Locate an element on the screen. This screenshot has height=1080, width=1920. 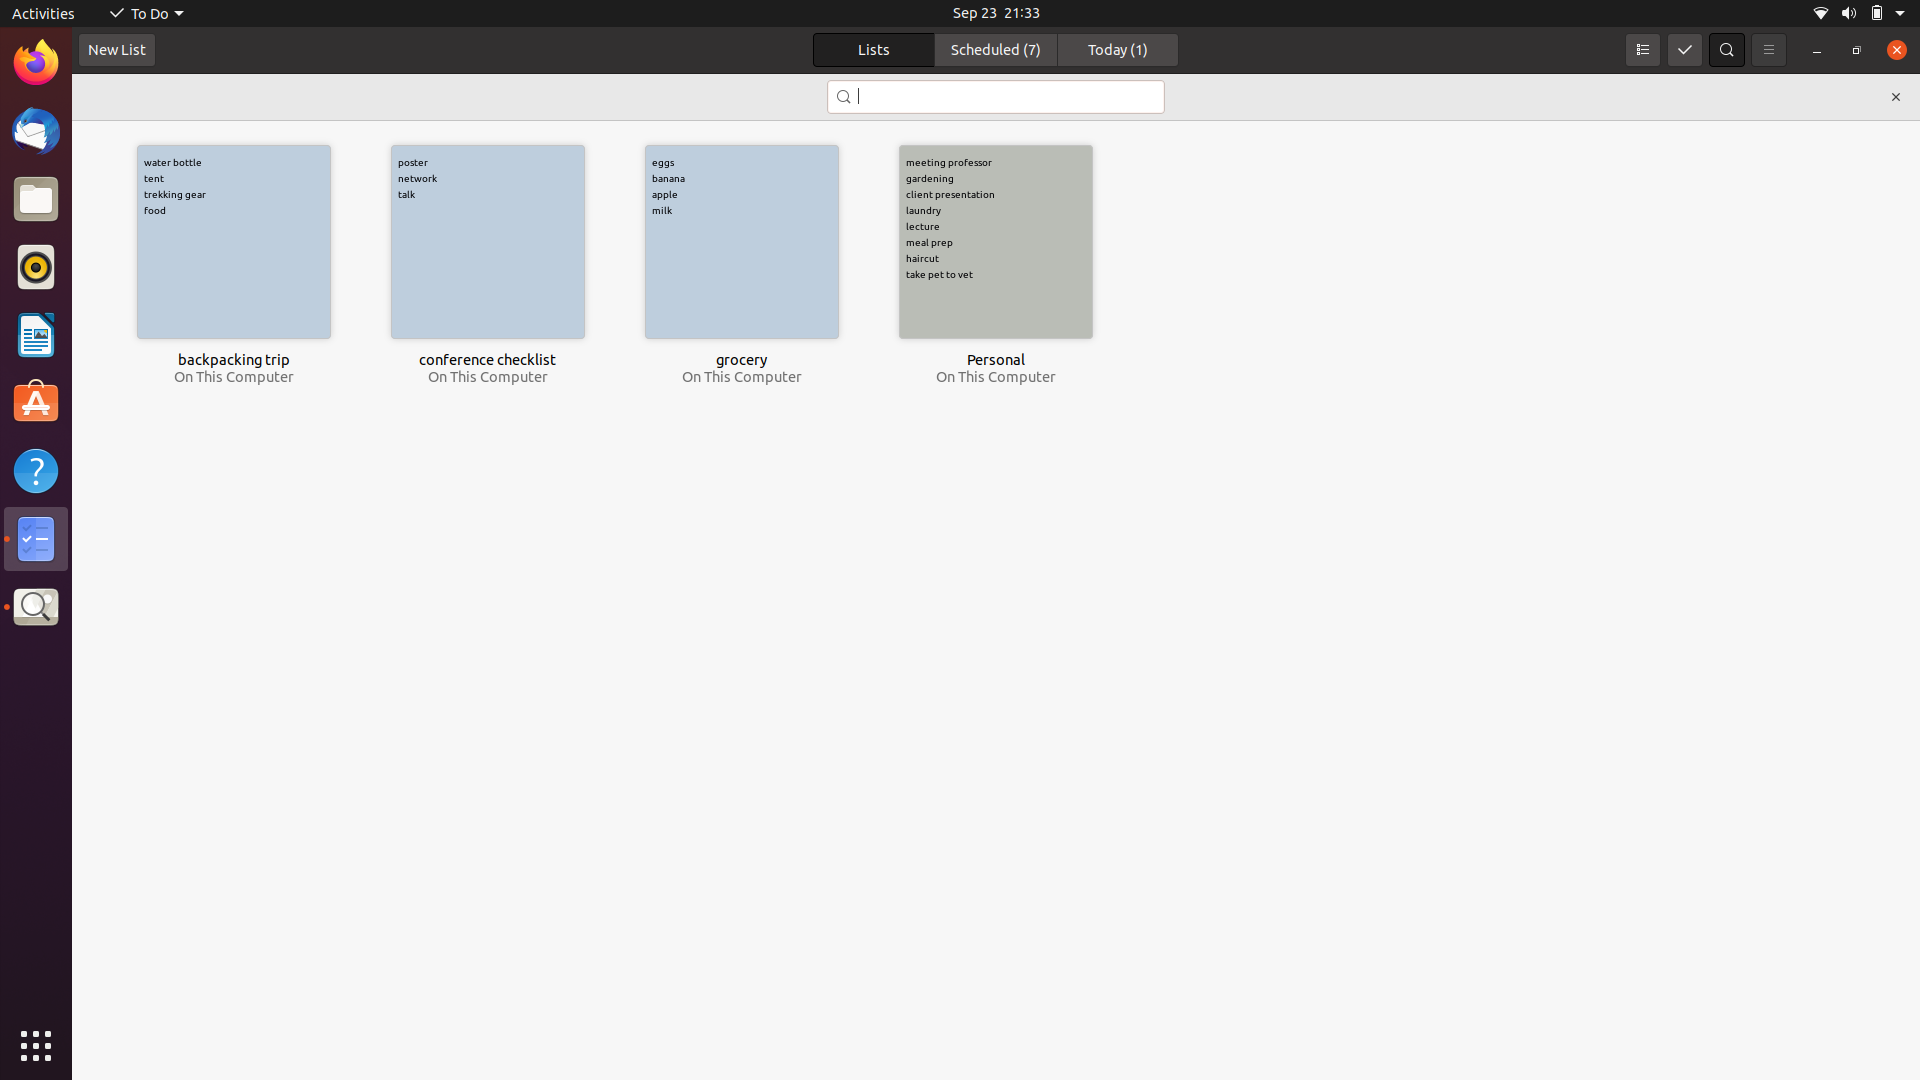
Locate the to-do item titled as "conference is located at coordinates (994, 97).